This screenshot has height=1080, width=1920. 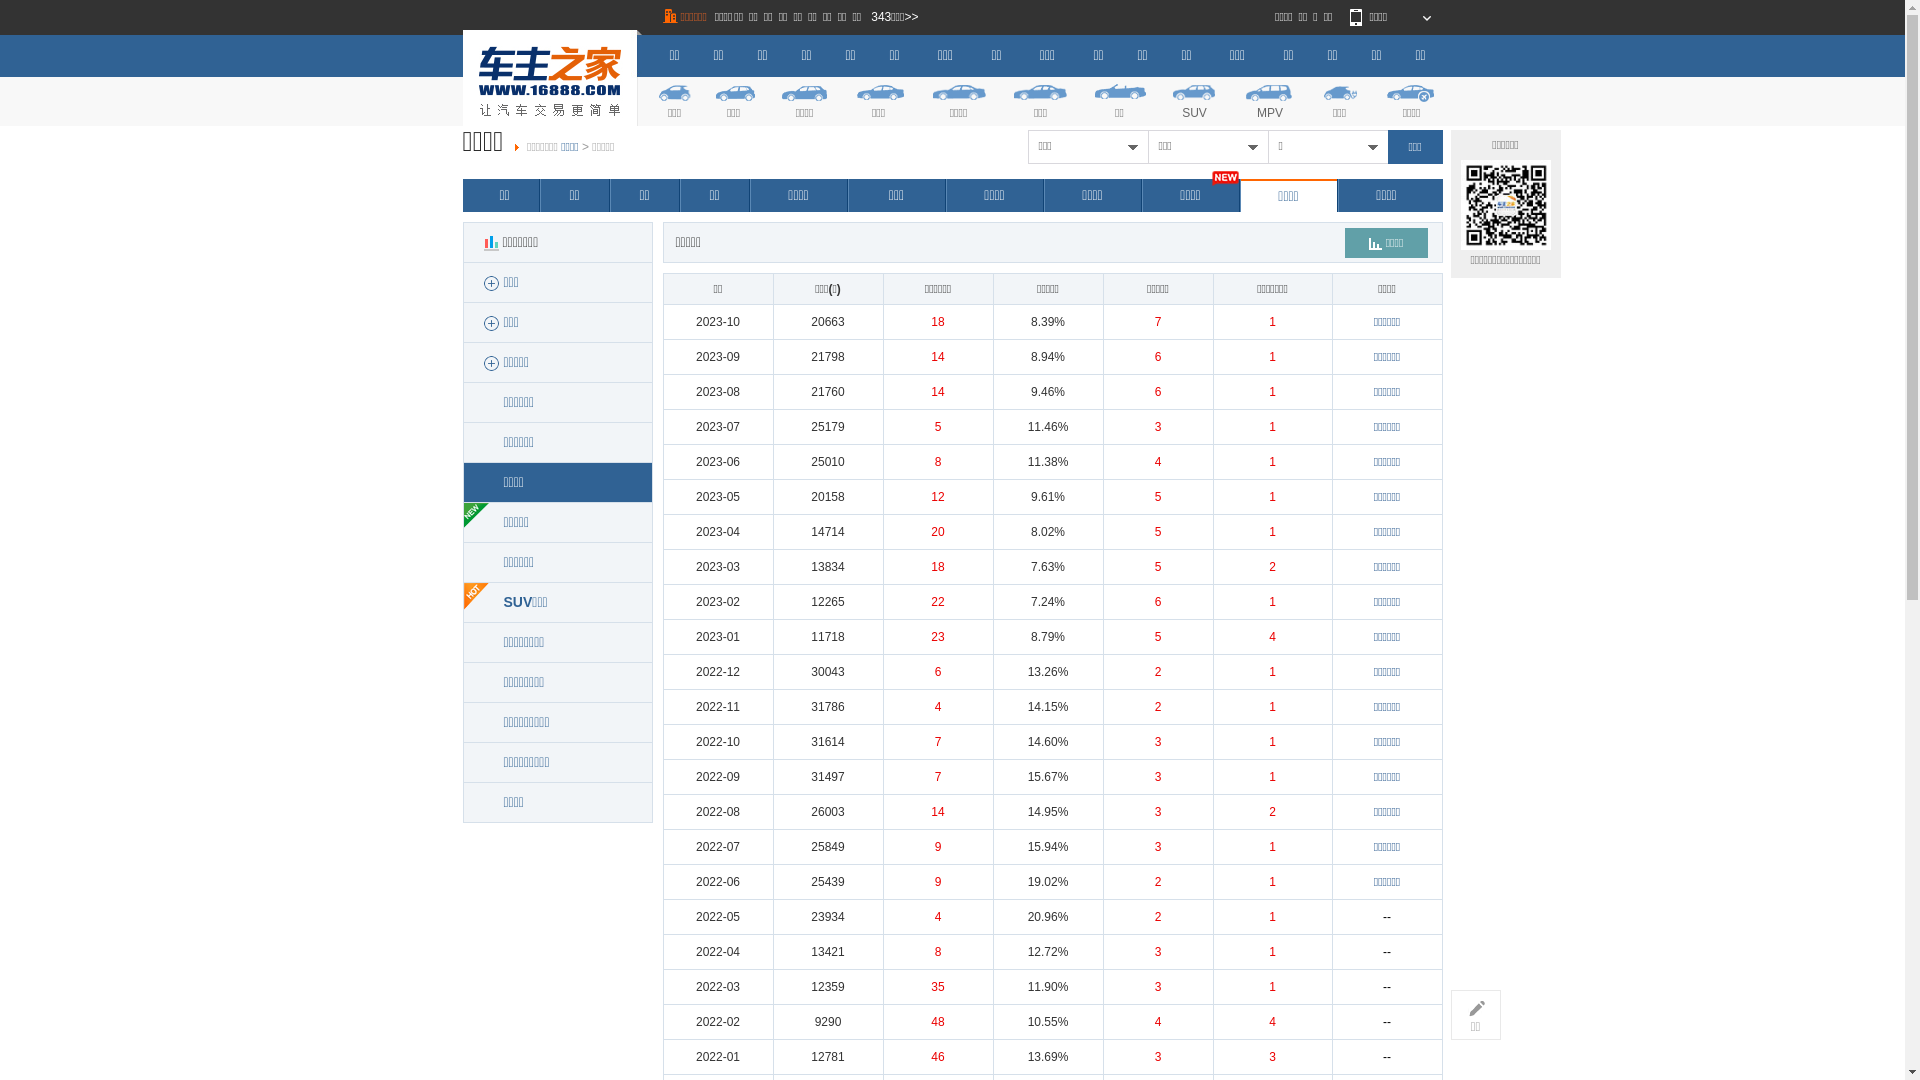 What do you see at coordinates (1155, 705) in the screenshot?
I see `'2'` at bounding box center [1155, 705].